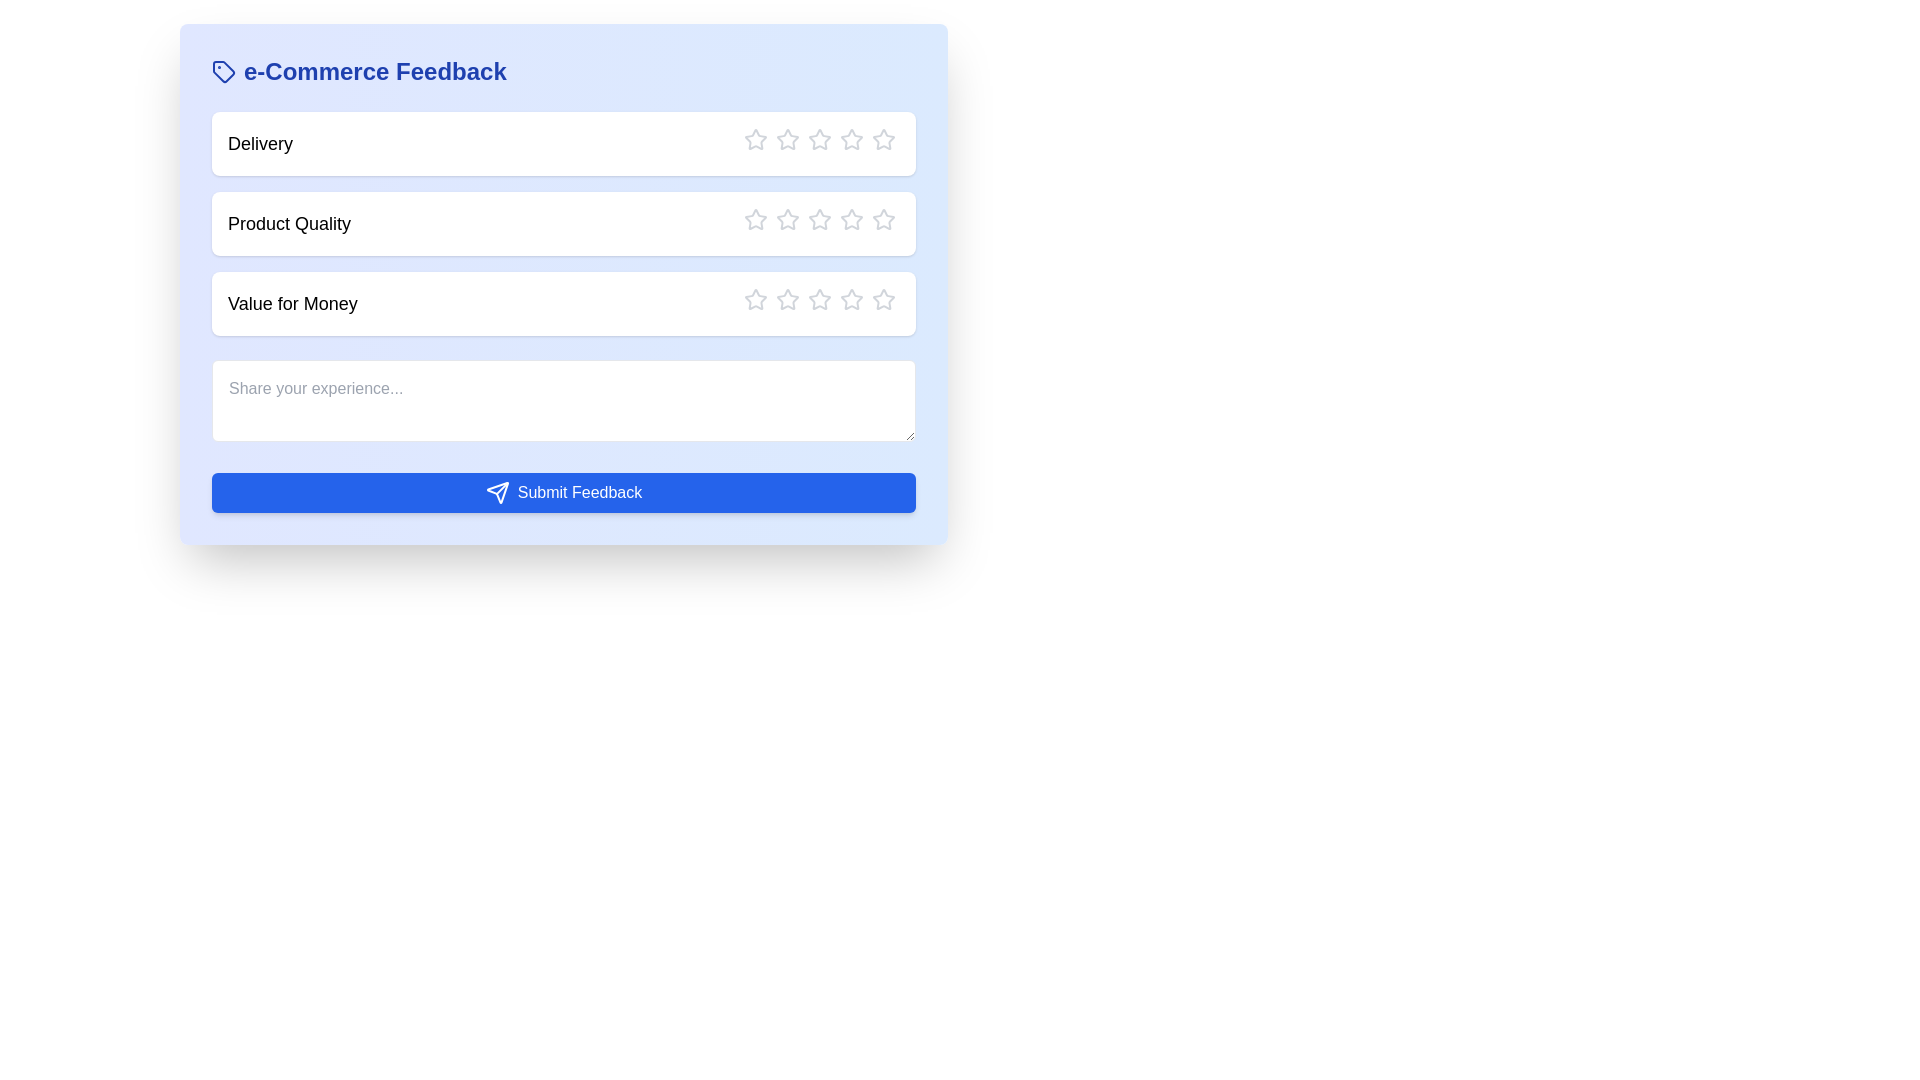 The height and width of the screenshot is (1080, 1920). Describe the element at coordinates (775, 300) in the screenshot. I see `the star corresponding to the rating 2 for the category Value for Money` at that location.